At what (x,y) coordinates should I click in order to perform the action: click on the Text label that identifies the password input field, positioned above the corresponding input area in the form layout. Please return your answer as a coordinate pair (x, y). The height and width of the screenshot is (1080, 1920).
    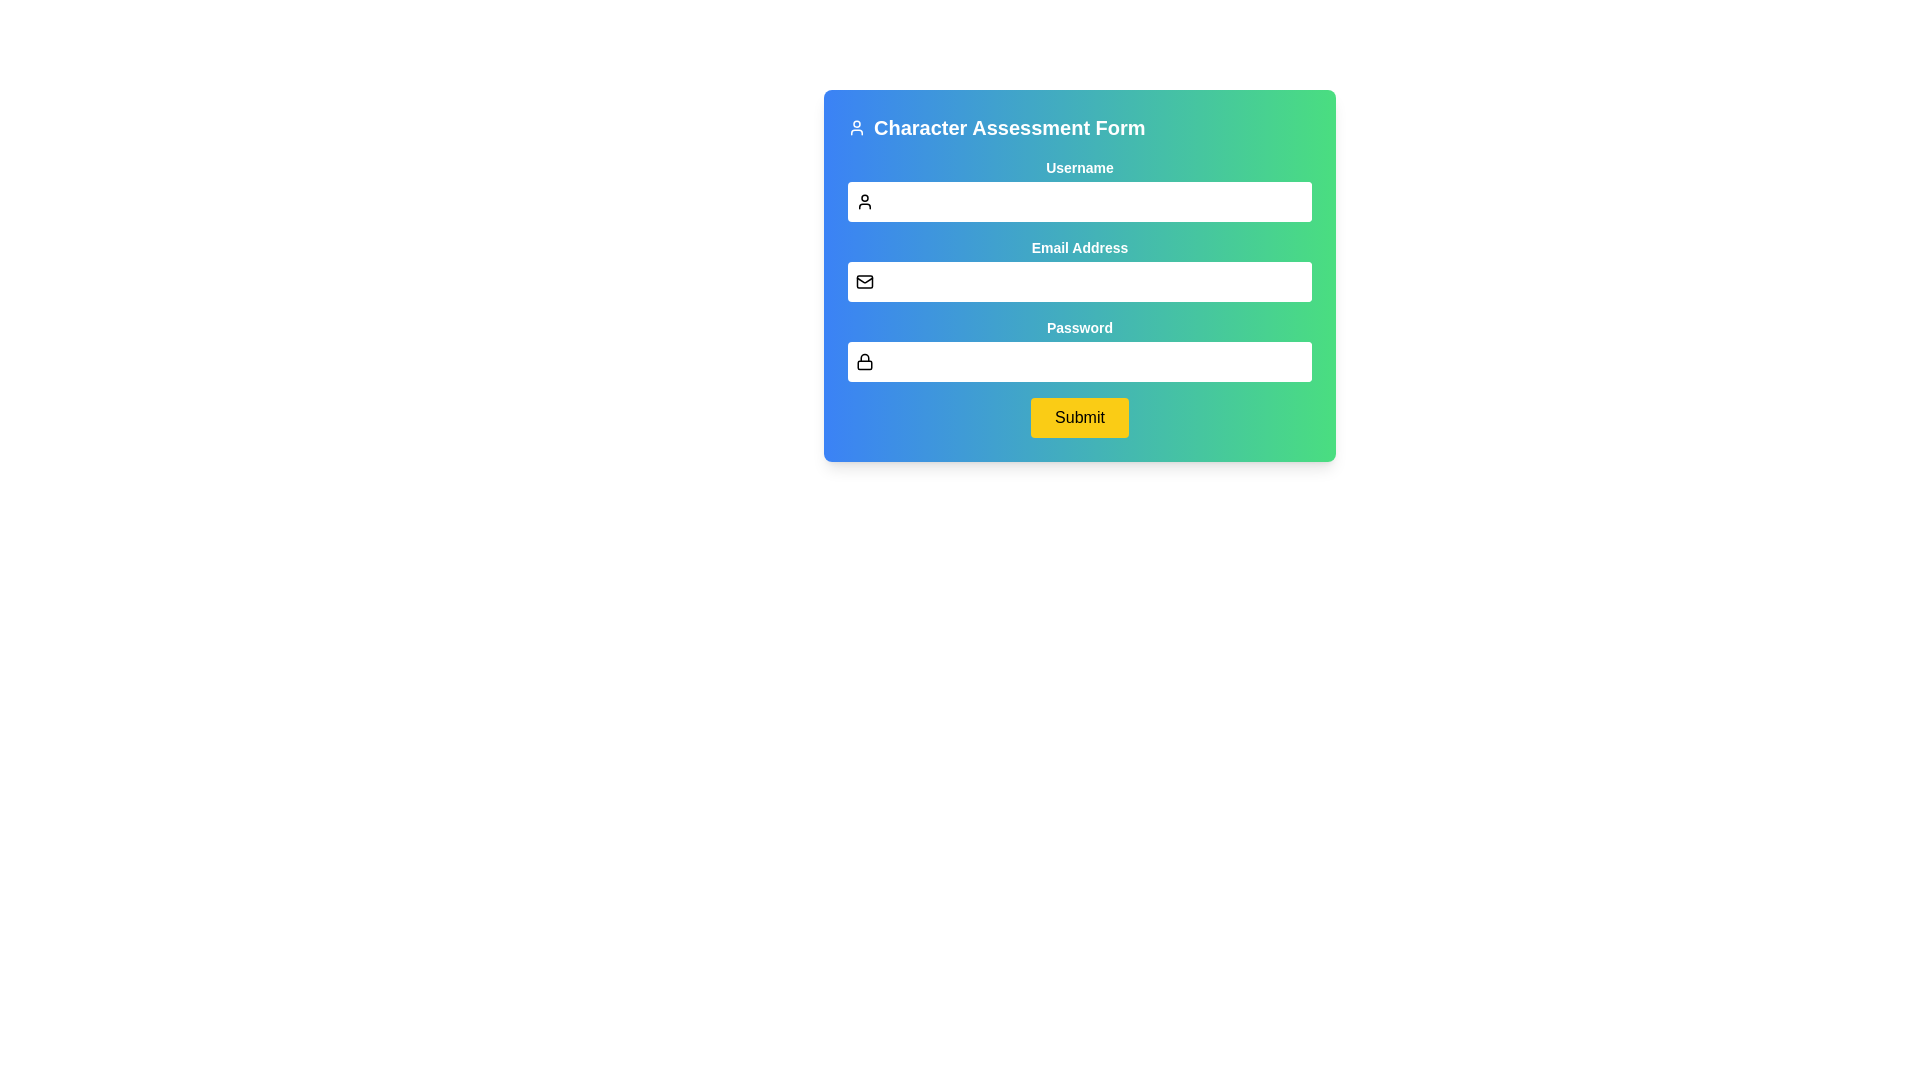
    Looking at the image, I should click on (1079, 326).